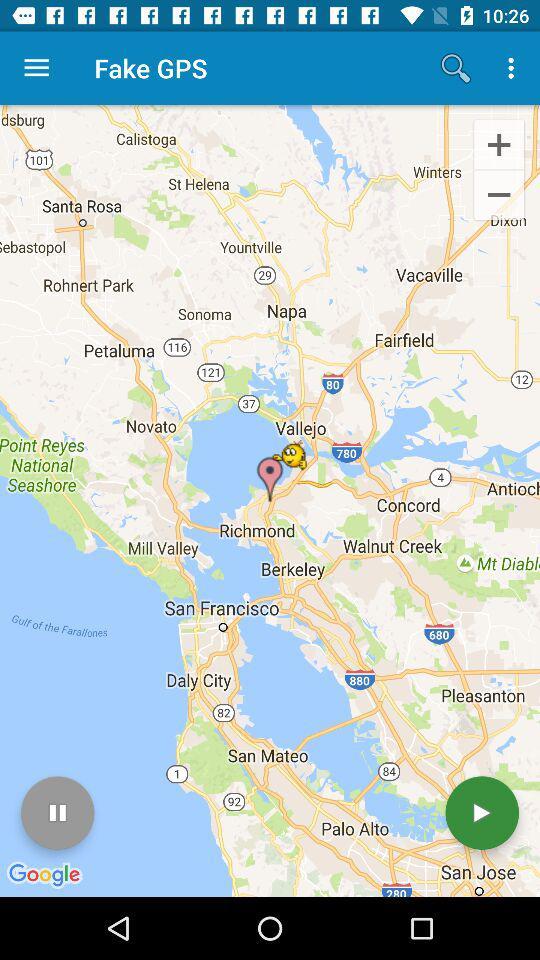  I want to click on the add icon, so click(498, 143).